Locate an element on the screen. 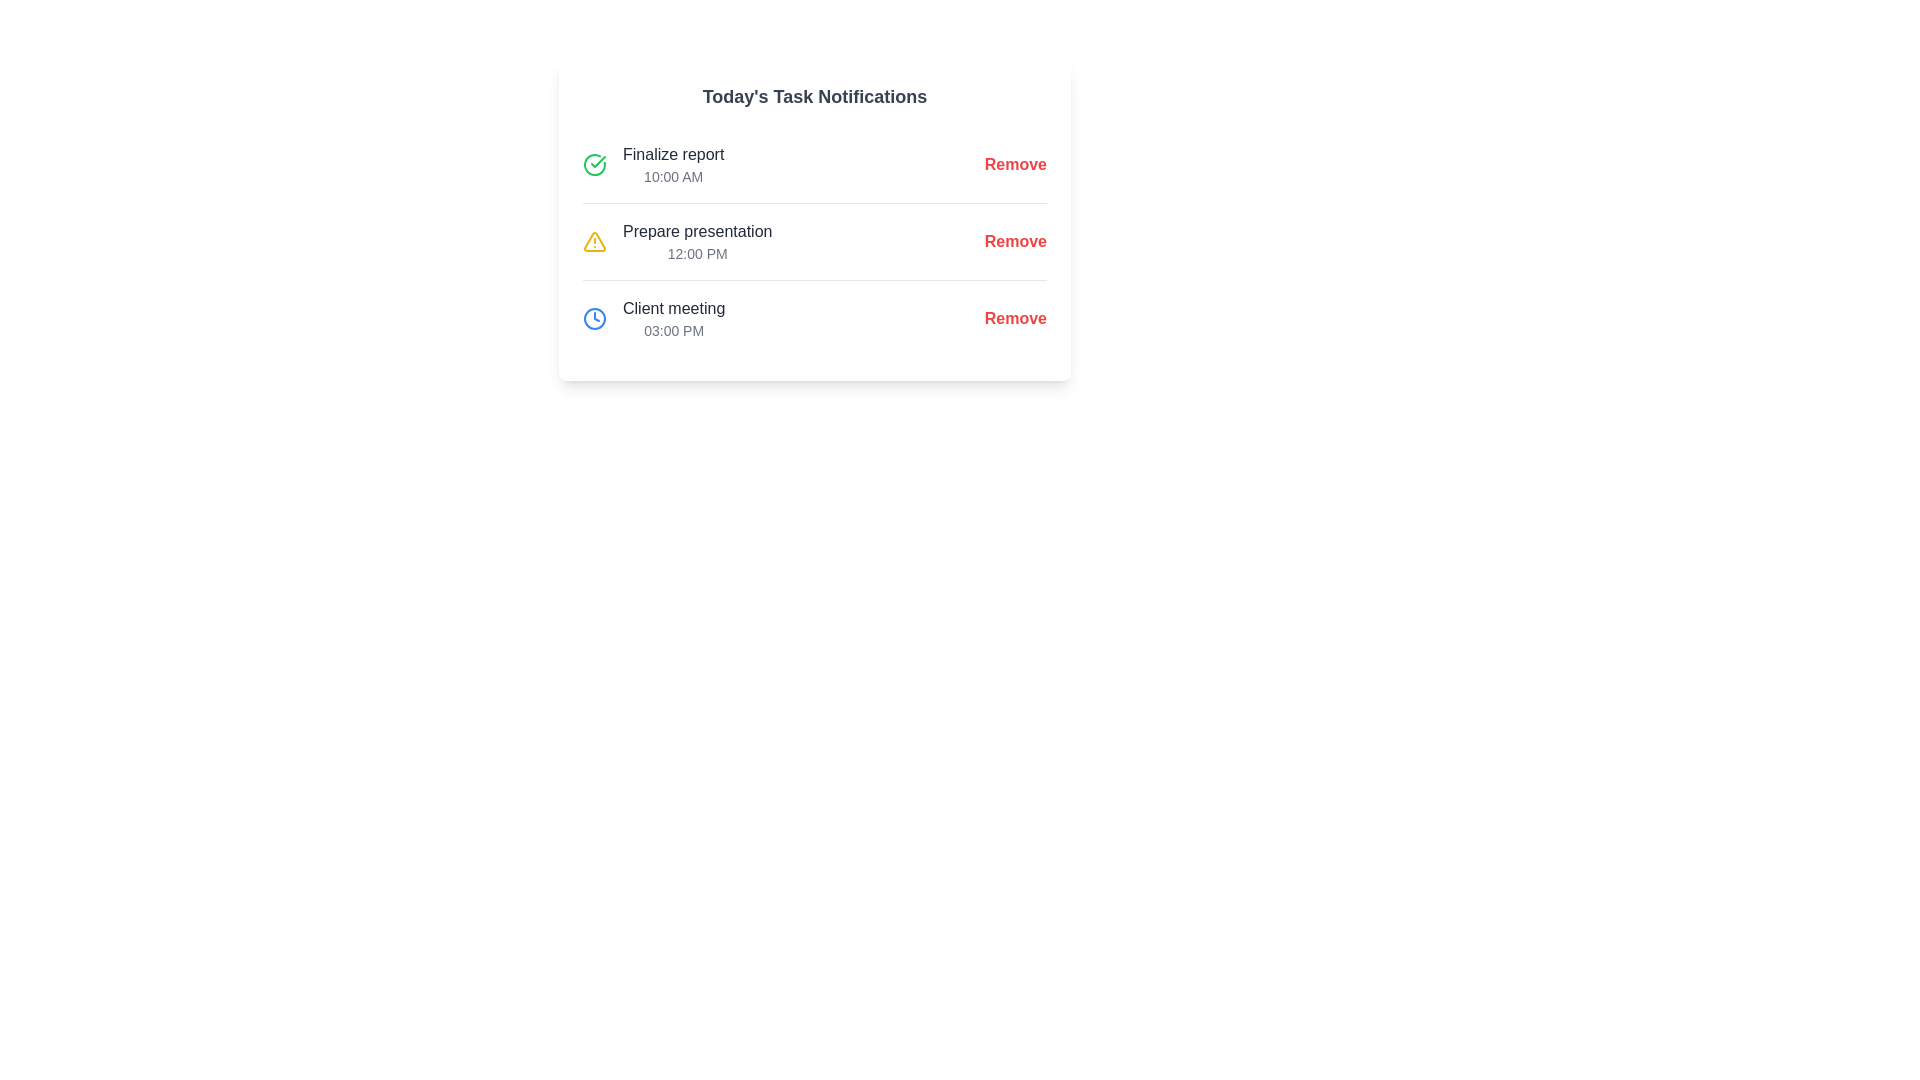  the text label indicating the title of the task located in the 'Client meeting' task row, which is positioned above the timestamp '03:00 PM' and to the left of the 'Remove' action link is located at coordinates (674, 308).